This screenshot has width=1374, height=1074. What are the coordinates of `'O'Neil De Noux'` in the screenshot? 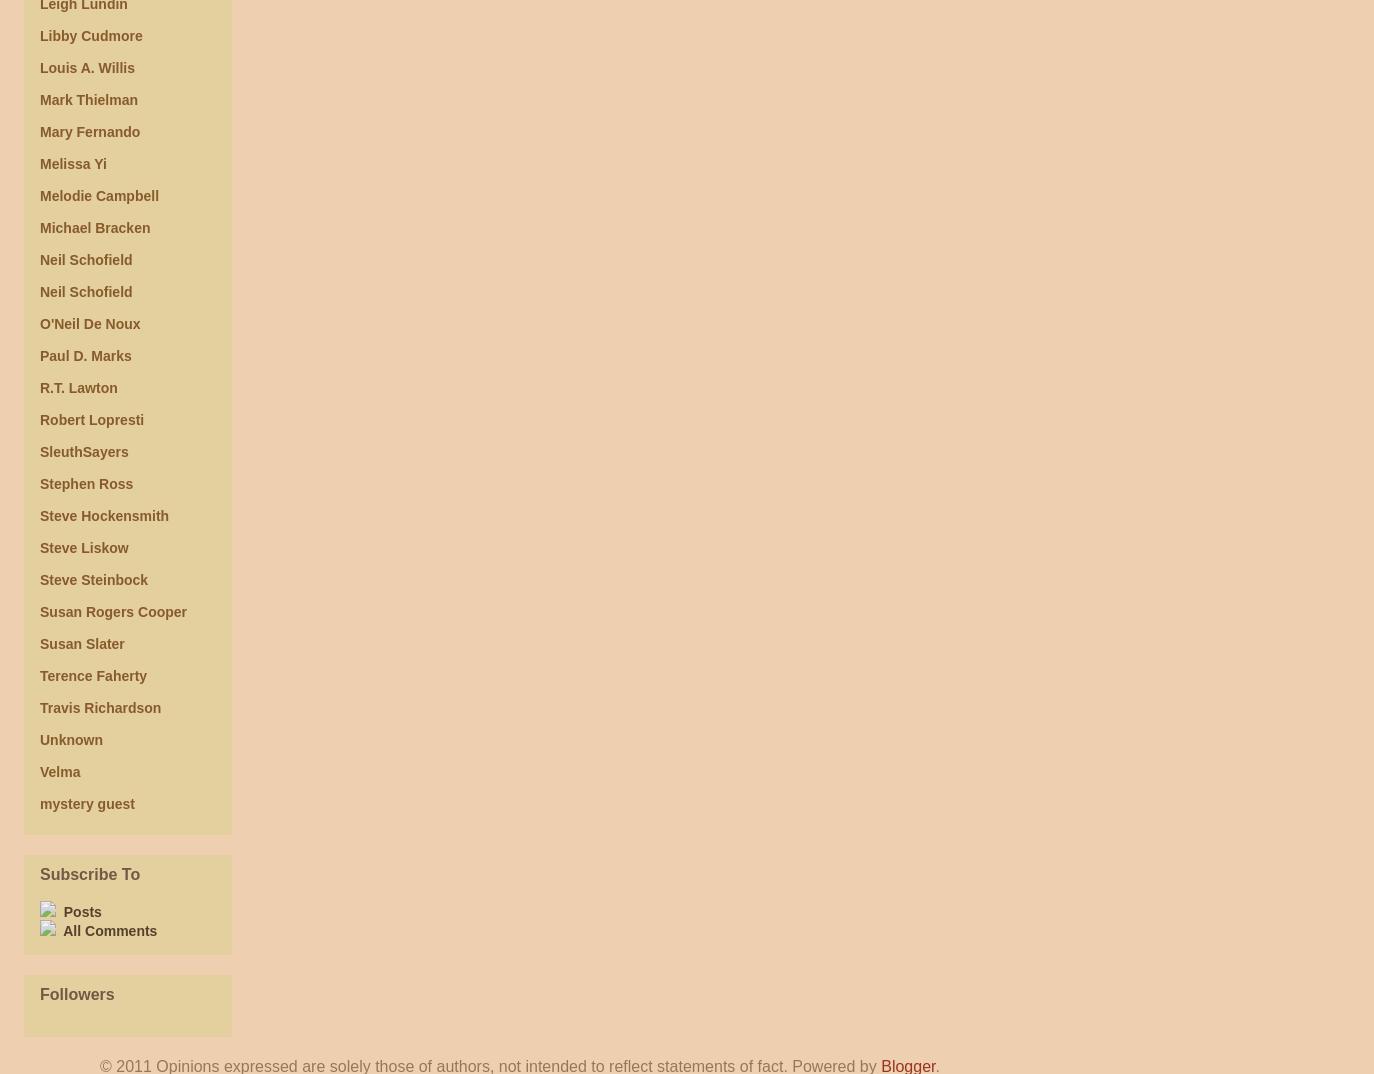 It's located at (38, 323).